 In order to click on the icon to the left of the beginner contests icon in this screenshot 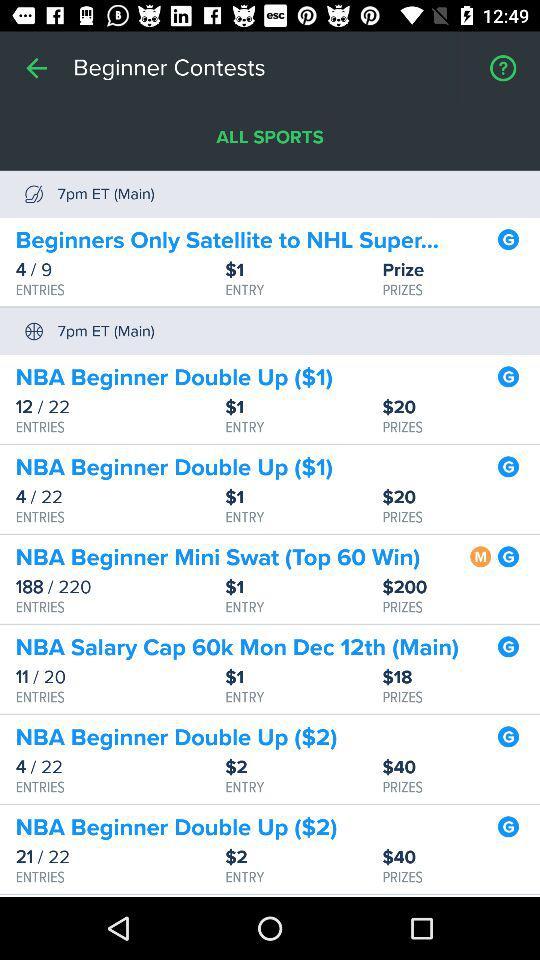, I will do `click(36, 68)`.